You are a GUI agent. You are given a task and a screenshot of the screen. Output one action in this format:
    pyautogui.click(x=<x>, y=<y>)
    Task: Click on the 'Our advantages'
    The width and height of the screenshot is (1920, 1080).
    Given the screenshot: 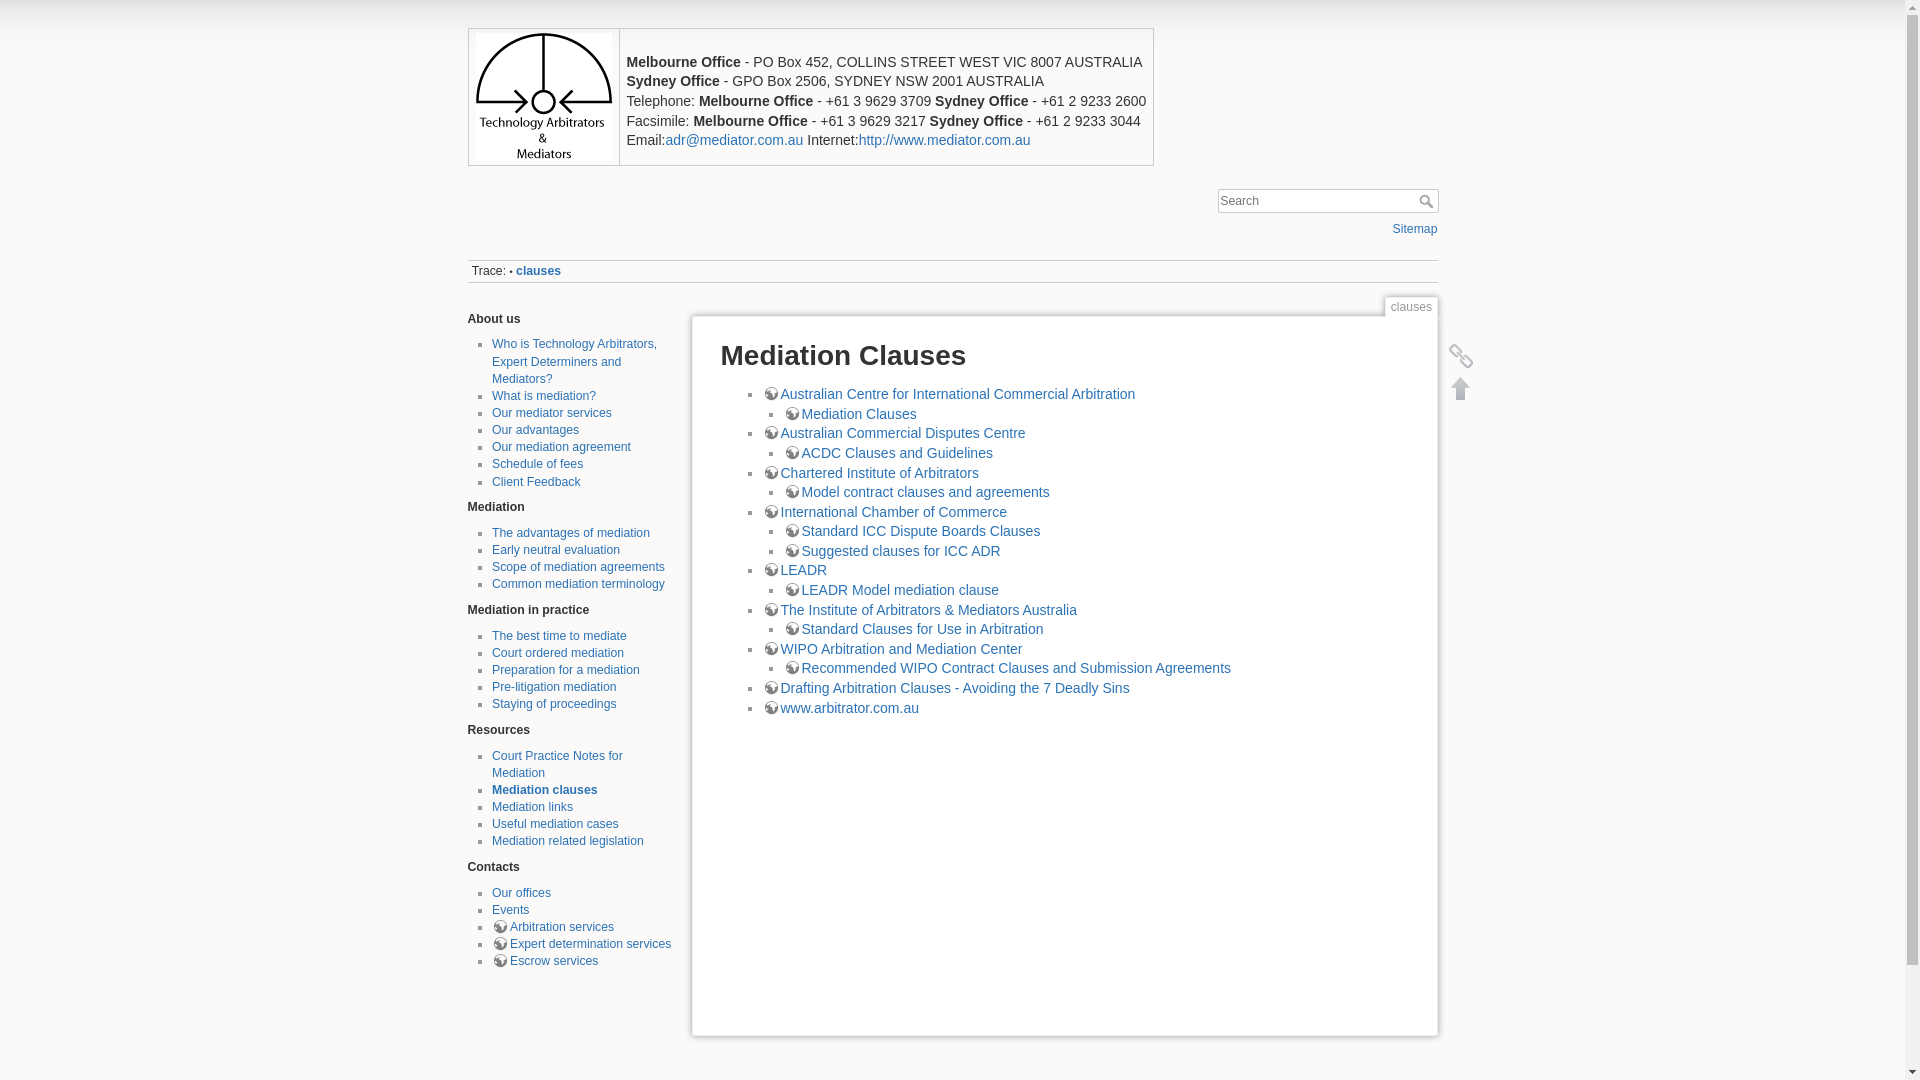 What is the action you would take?
    pyautogui.click(x=535, y=428)
    